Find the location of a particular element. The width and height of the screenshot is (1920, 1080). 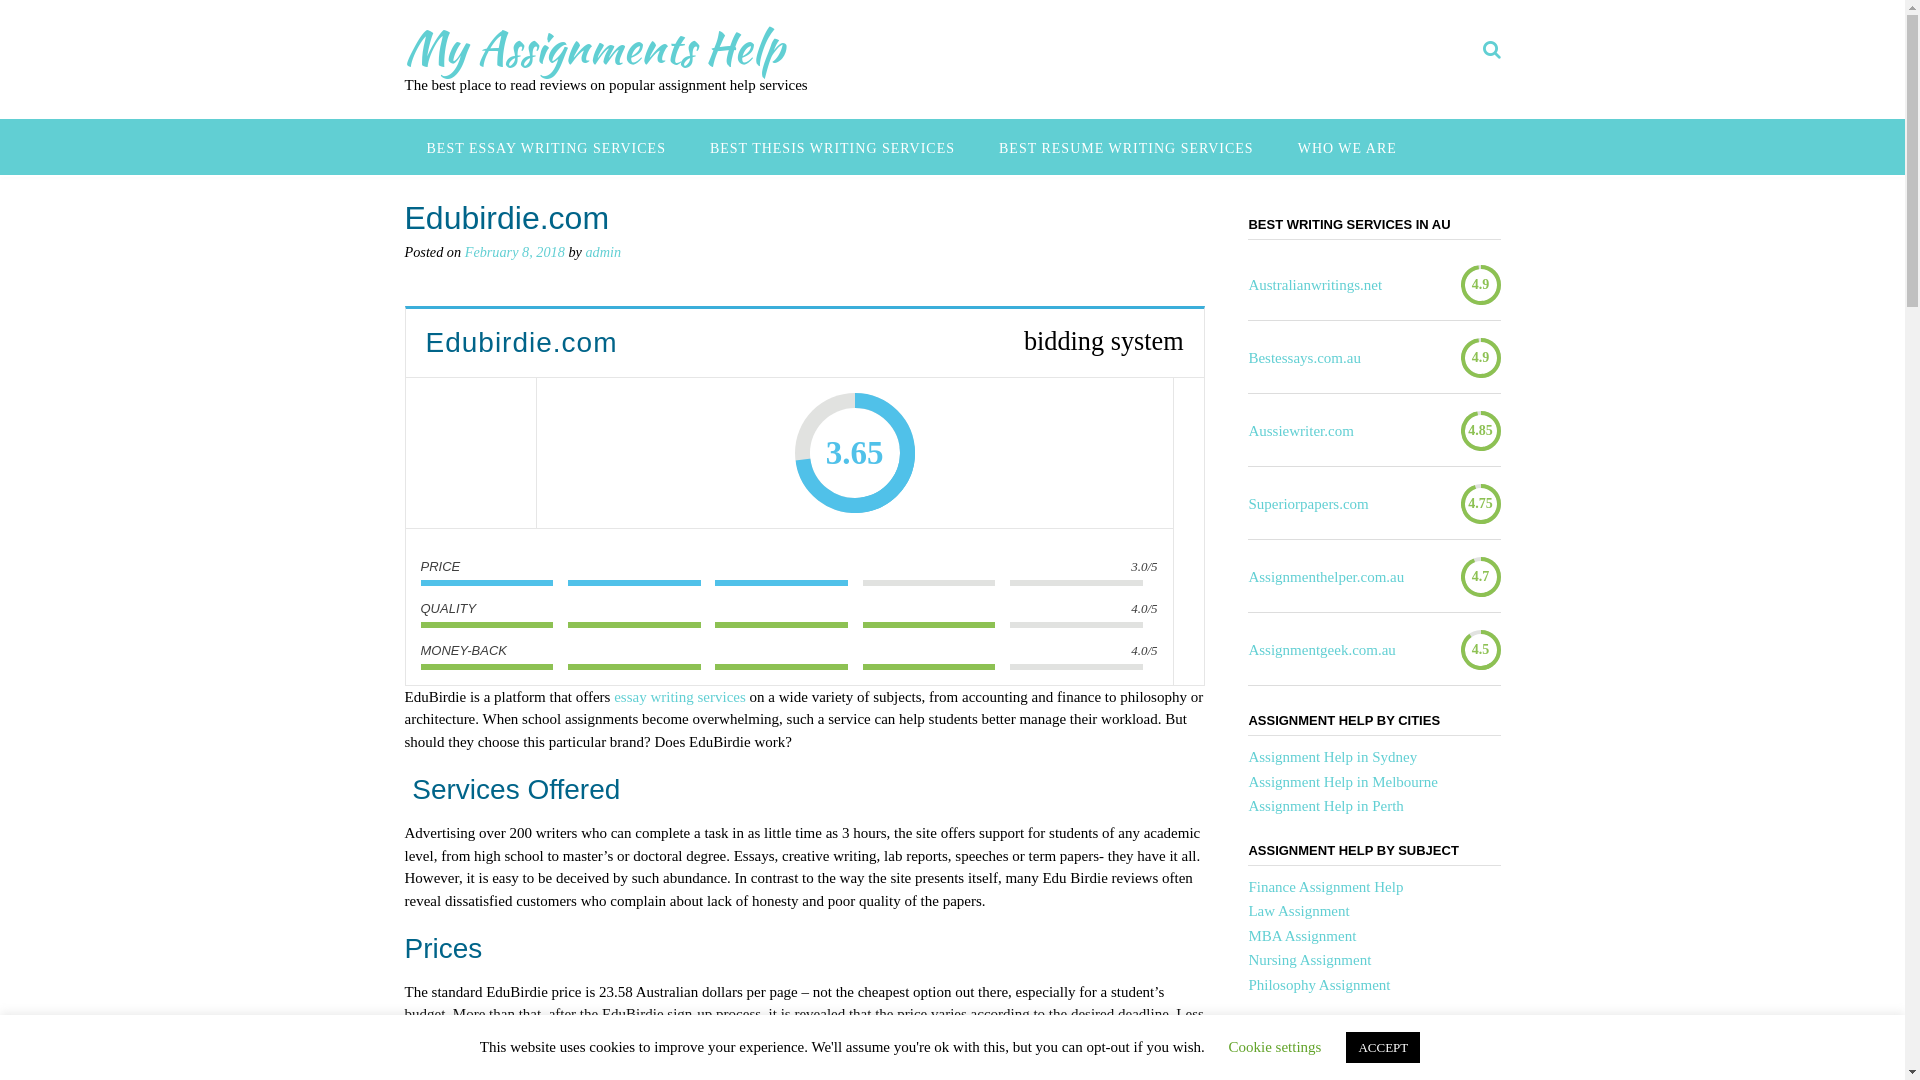

'February 8, 2018' is located at coordinates (514, 250).